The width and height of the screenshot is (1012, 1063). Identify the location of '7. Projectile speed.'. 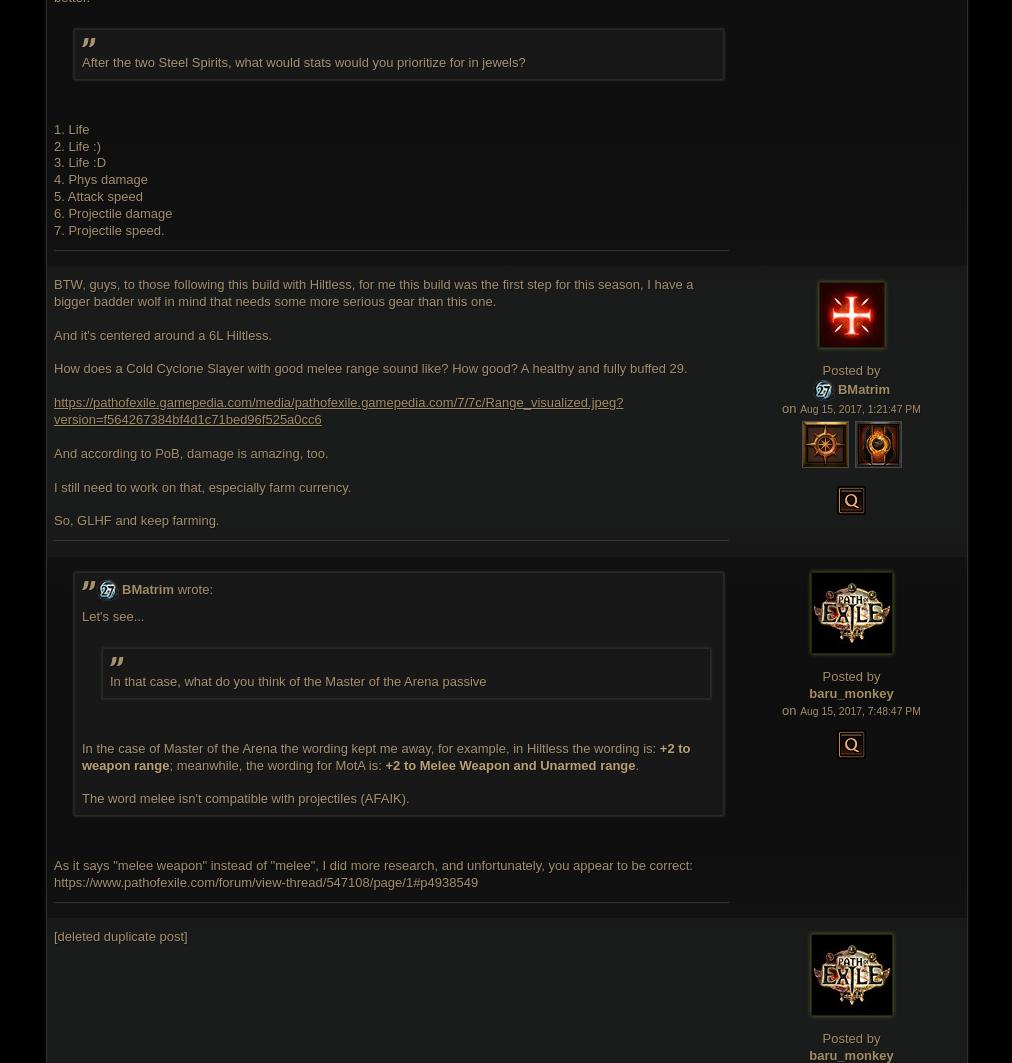
(107, 230).